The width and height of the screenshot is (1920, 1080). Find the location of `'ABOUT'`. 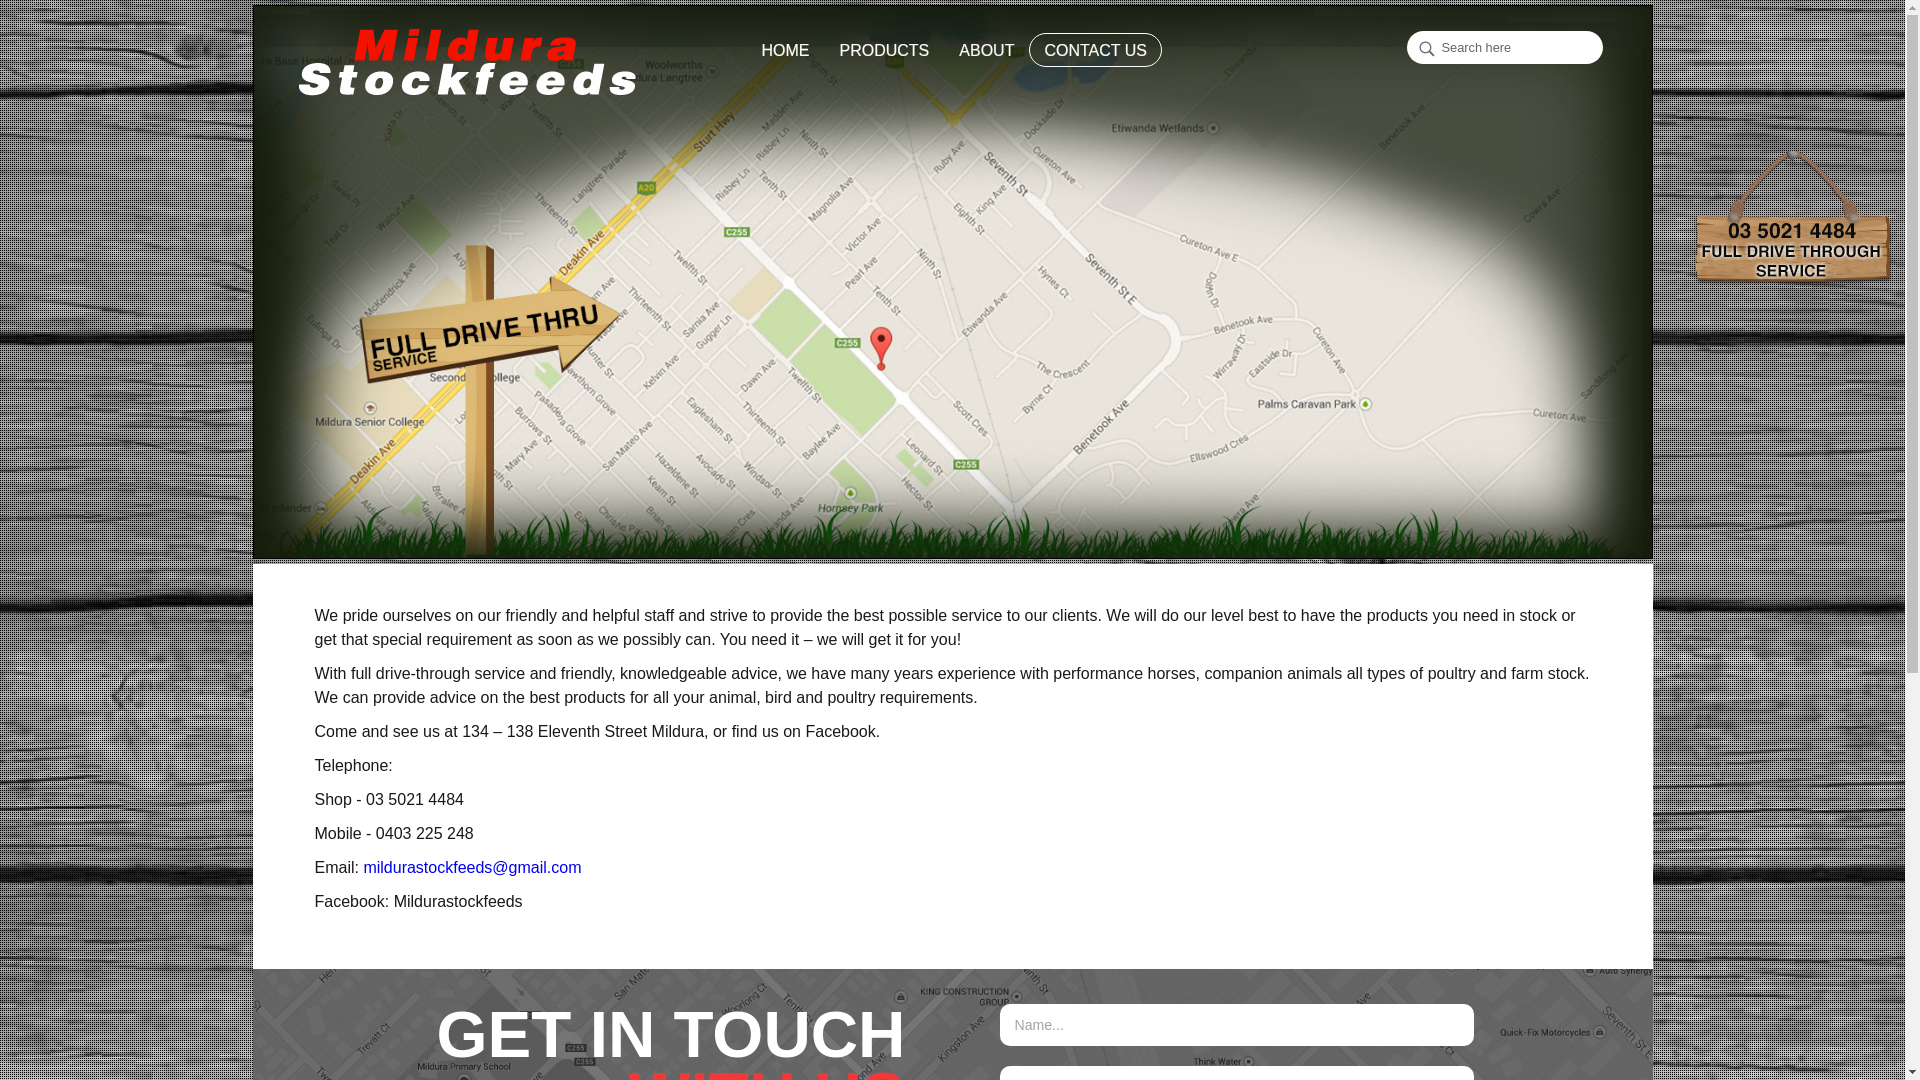

'ABOUT' is located at coordinates (944, 49).